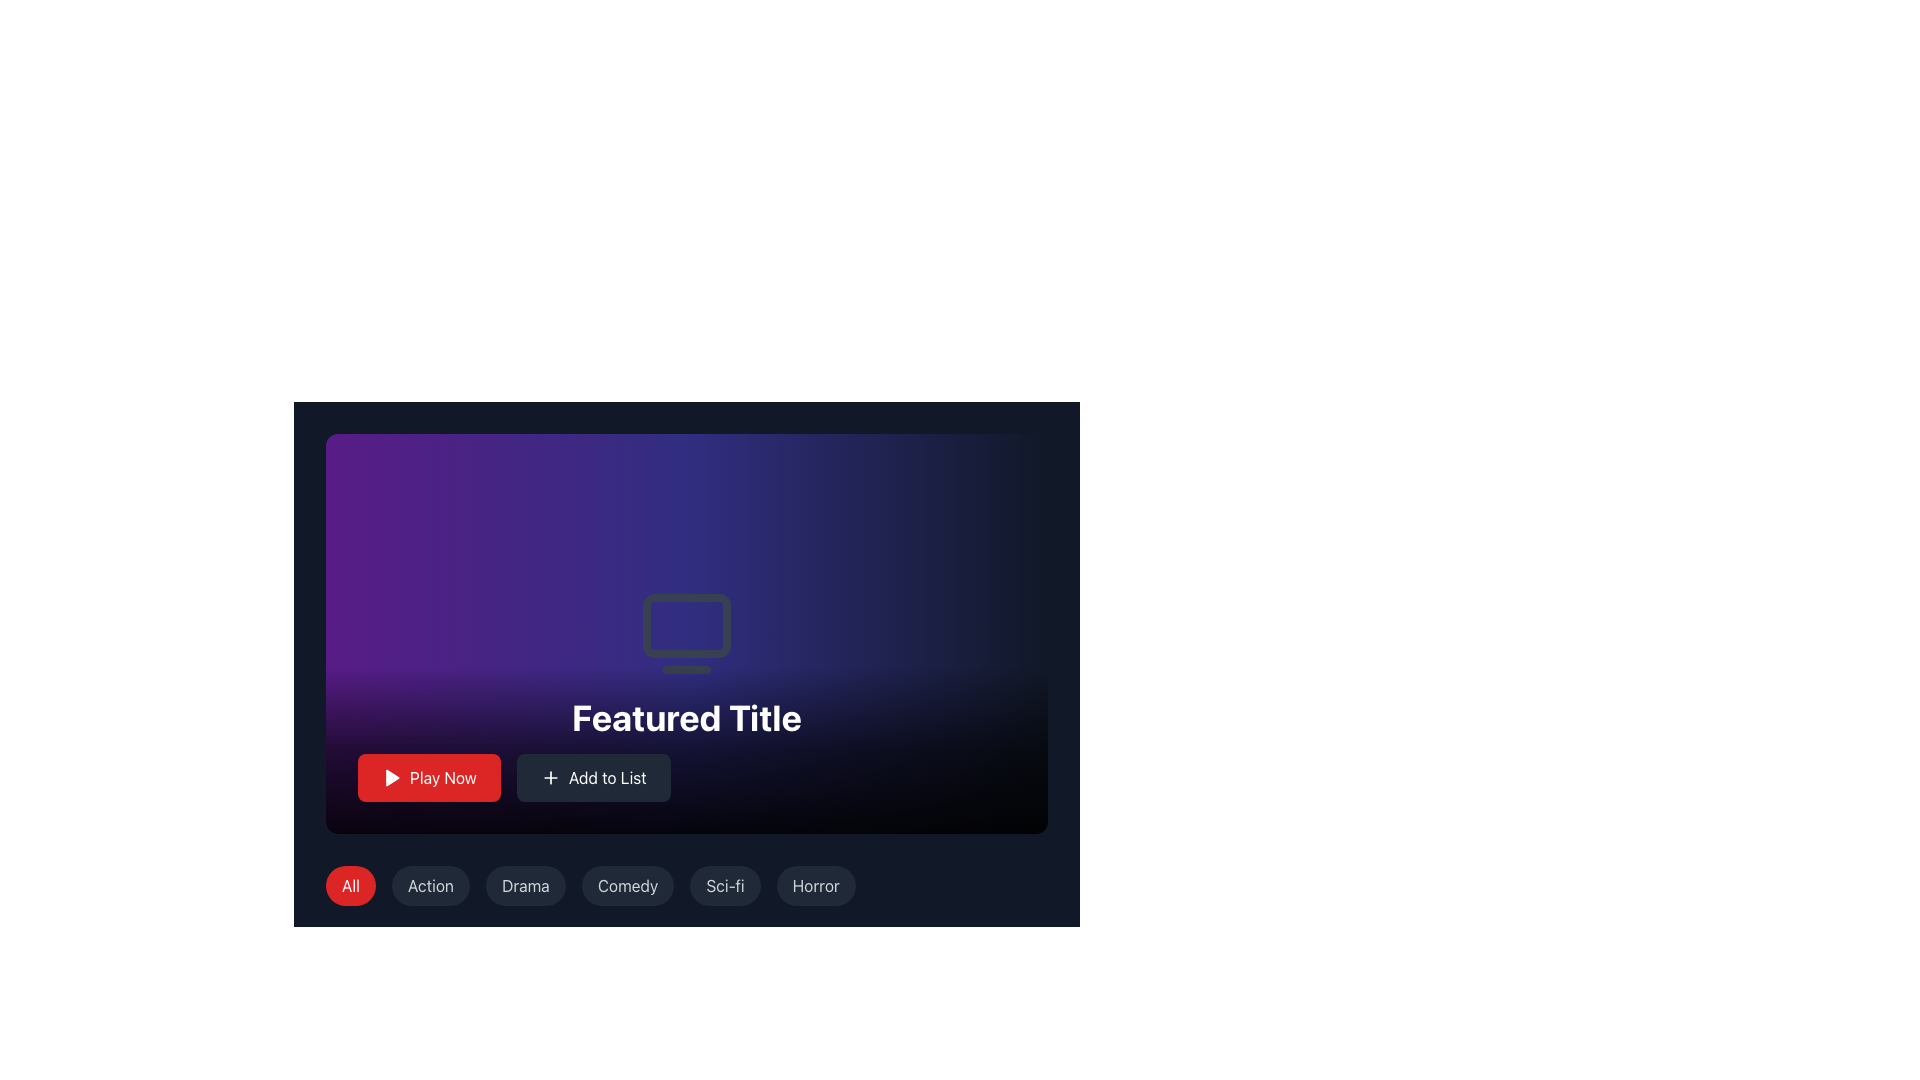  What do you see at coordinates (627, 885) in the screenshot?
I see `the 'Comedy' button, which is a pill-shaped label with light gray text on a dark background, positioned between the 'Drama' and 'Sci-fi' buttons in the horizontal list` at bounding box center [627, 885].